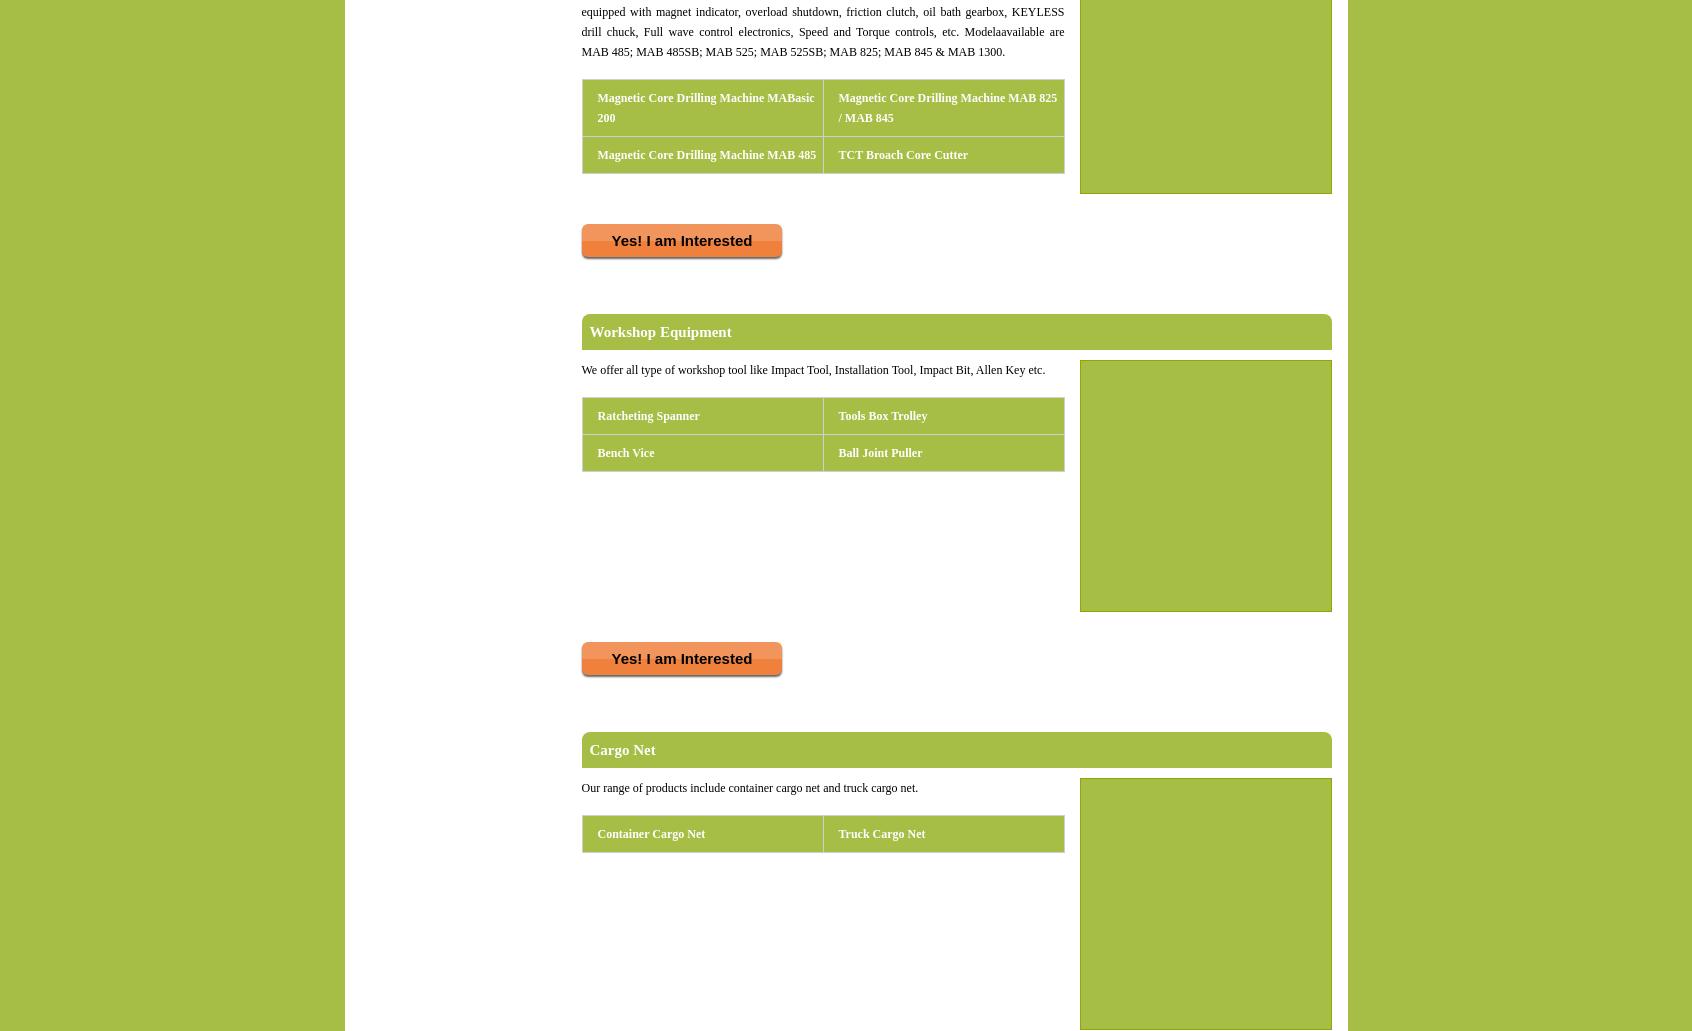  I want to click on 'Workshop Equipment', so click(660, 330).